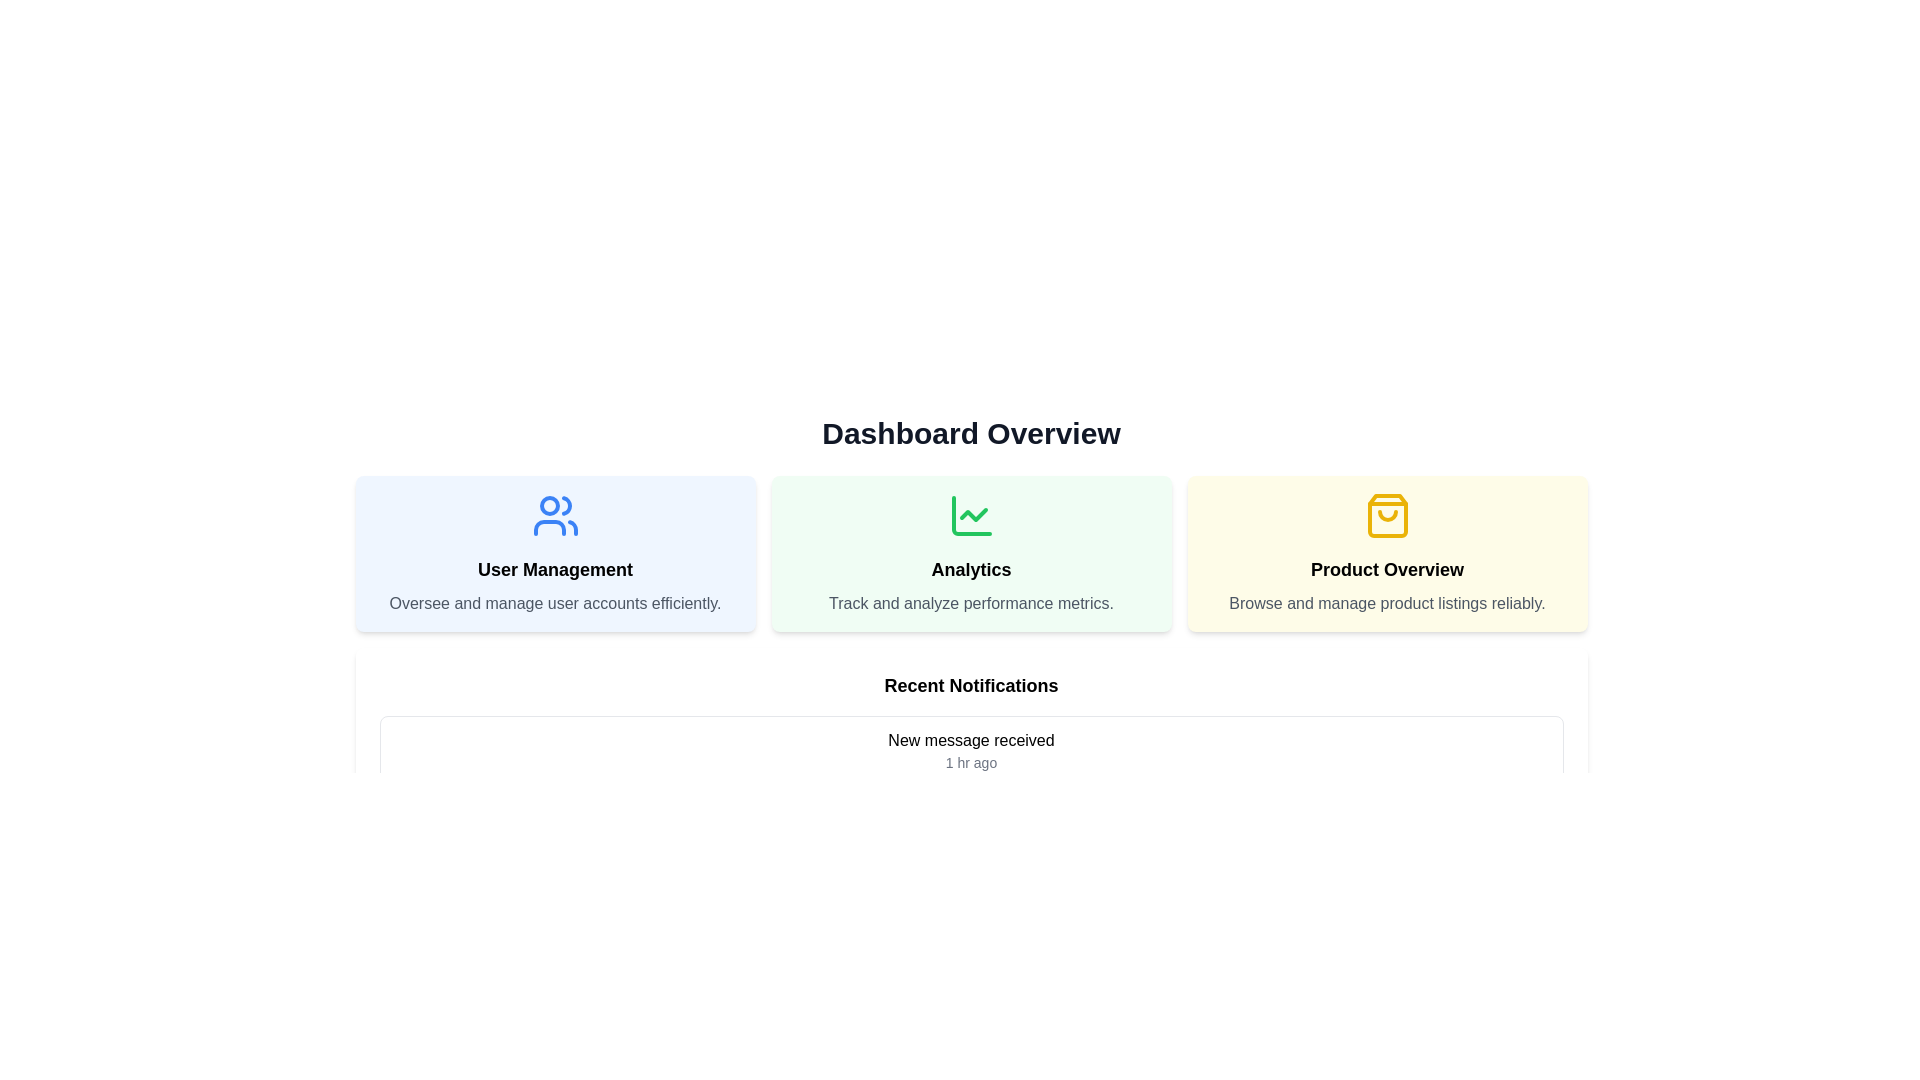  Describe the element at coordinates (549, 504) in the screenshot. I see `the small circle inside the blue 'User Management' icon located at the leftmost section of the tile` at that location.